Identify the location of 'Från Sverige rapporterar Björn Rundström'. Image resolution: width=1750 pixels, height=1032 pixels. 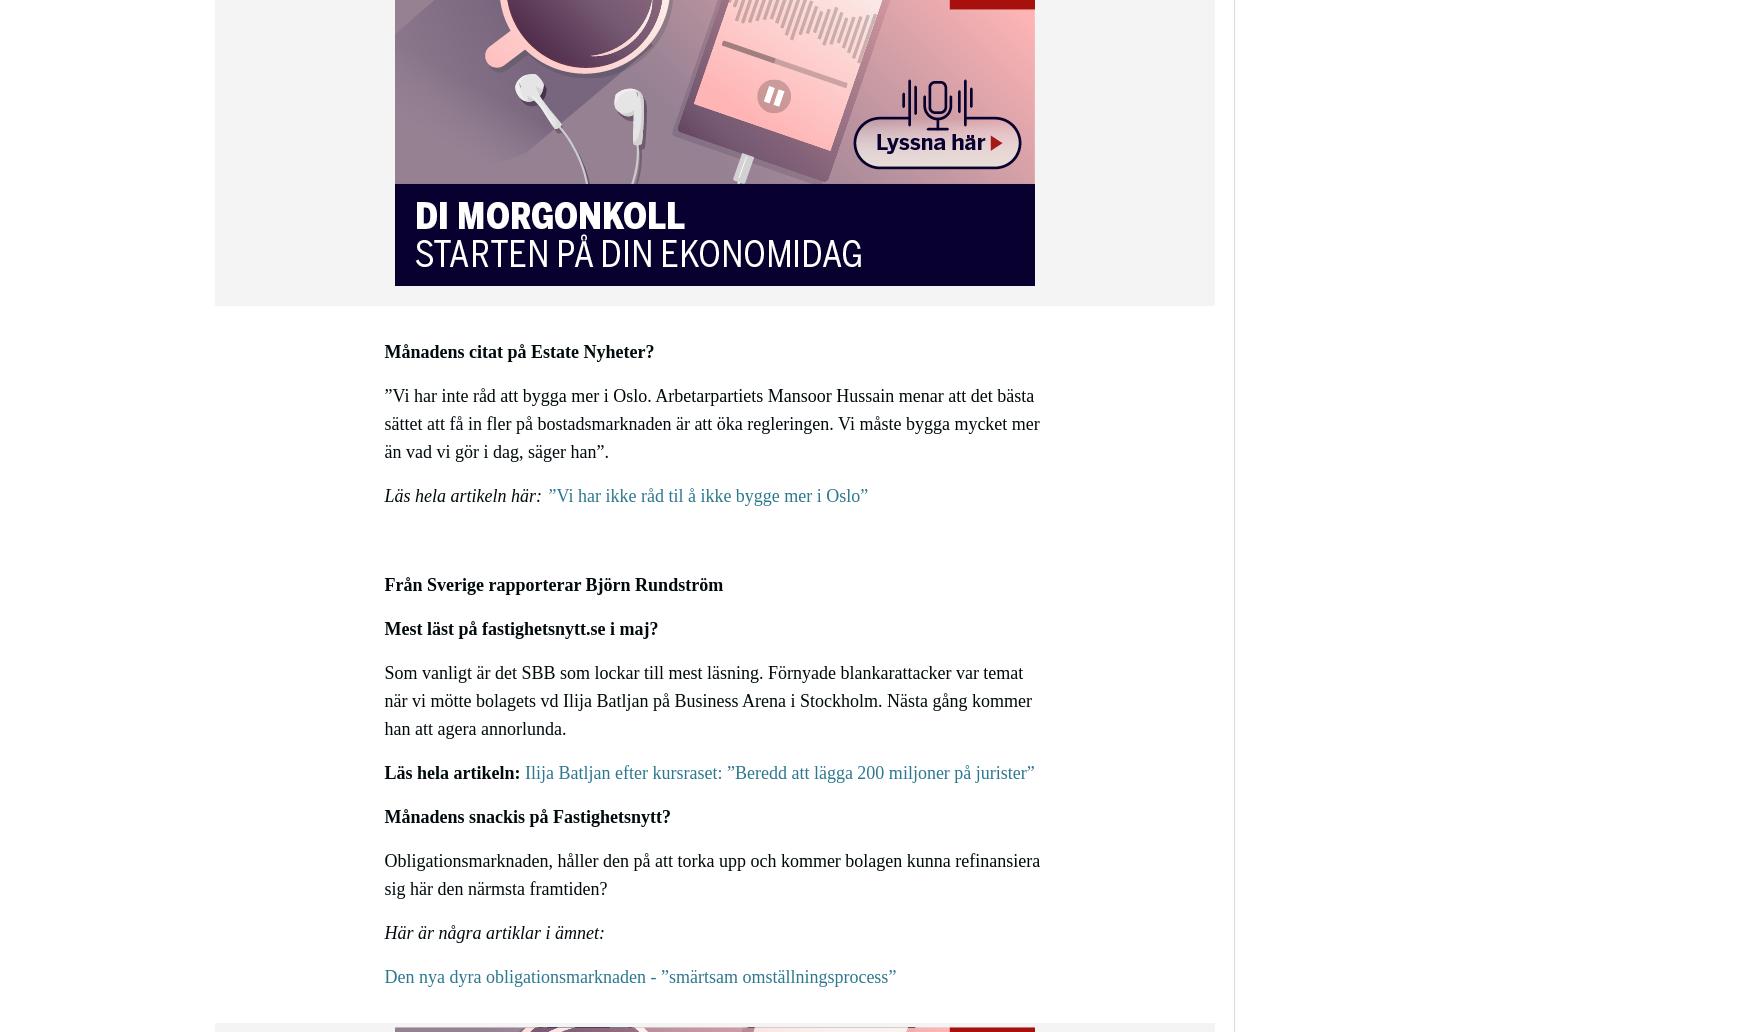
(382, 584).